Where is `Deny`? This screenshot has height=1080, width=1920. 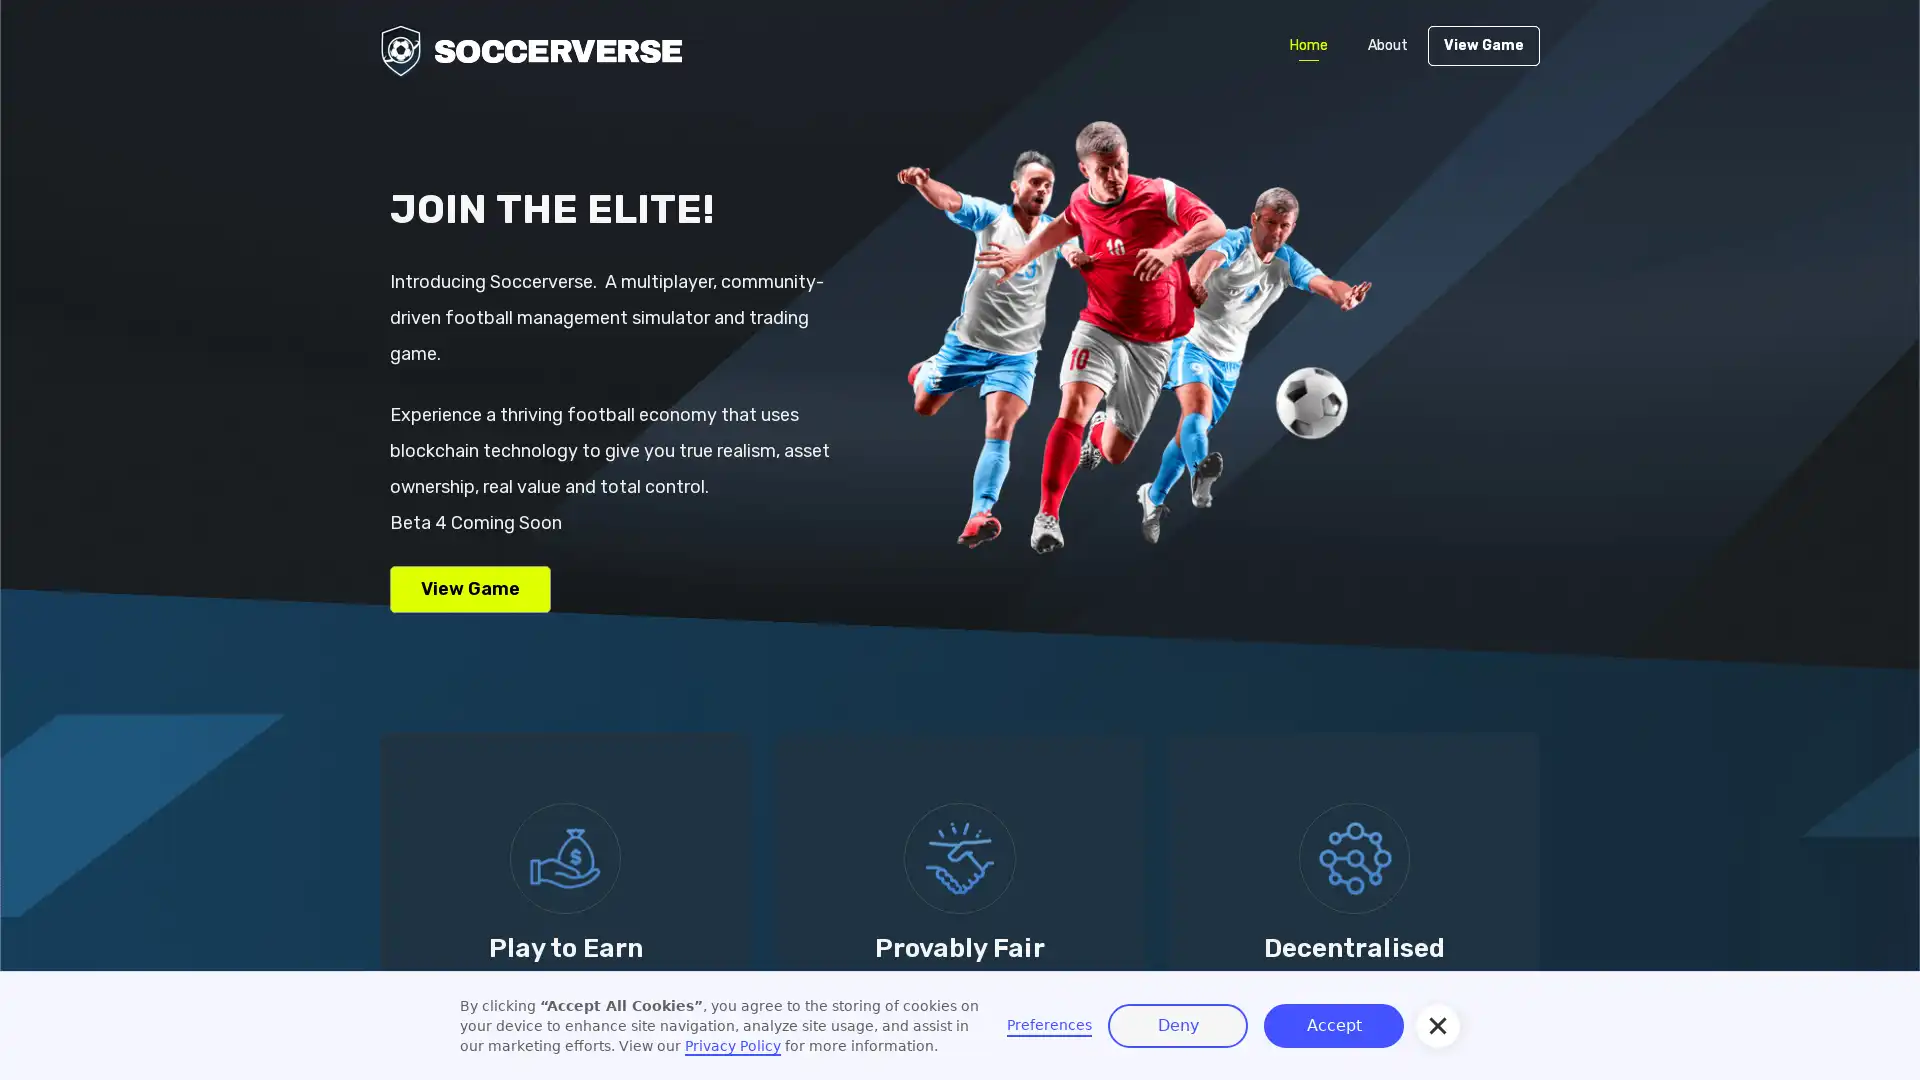 Deny is located at coordinates (1177, 1026).